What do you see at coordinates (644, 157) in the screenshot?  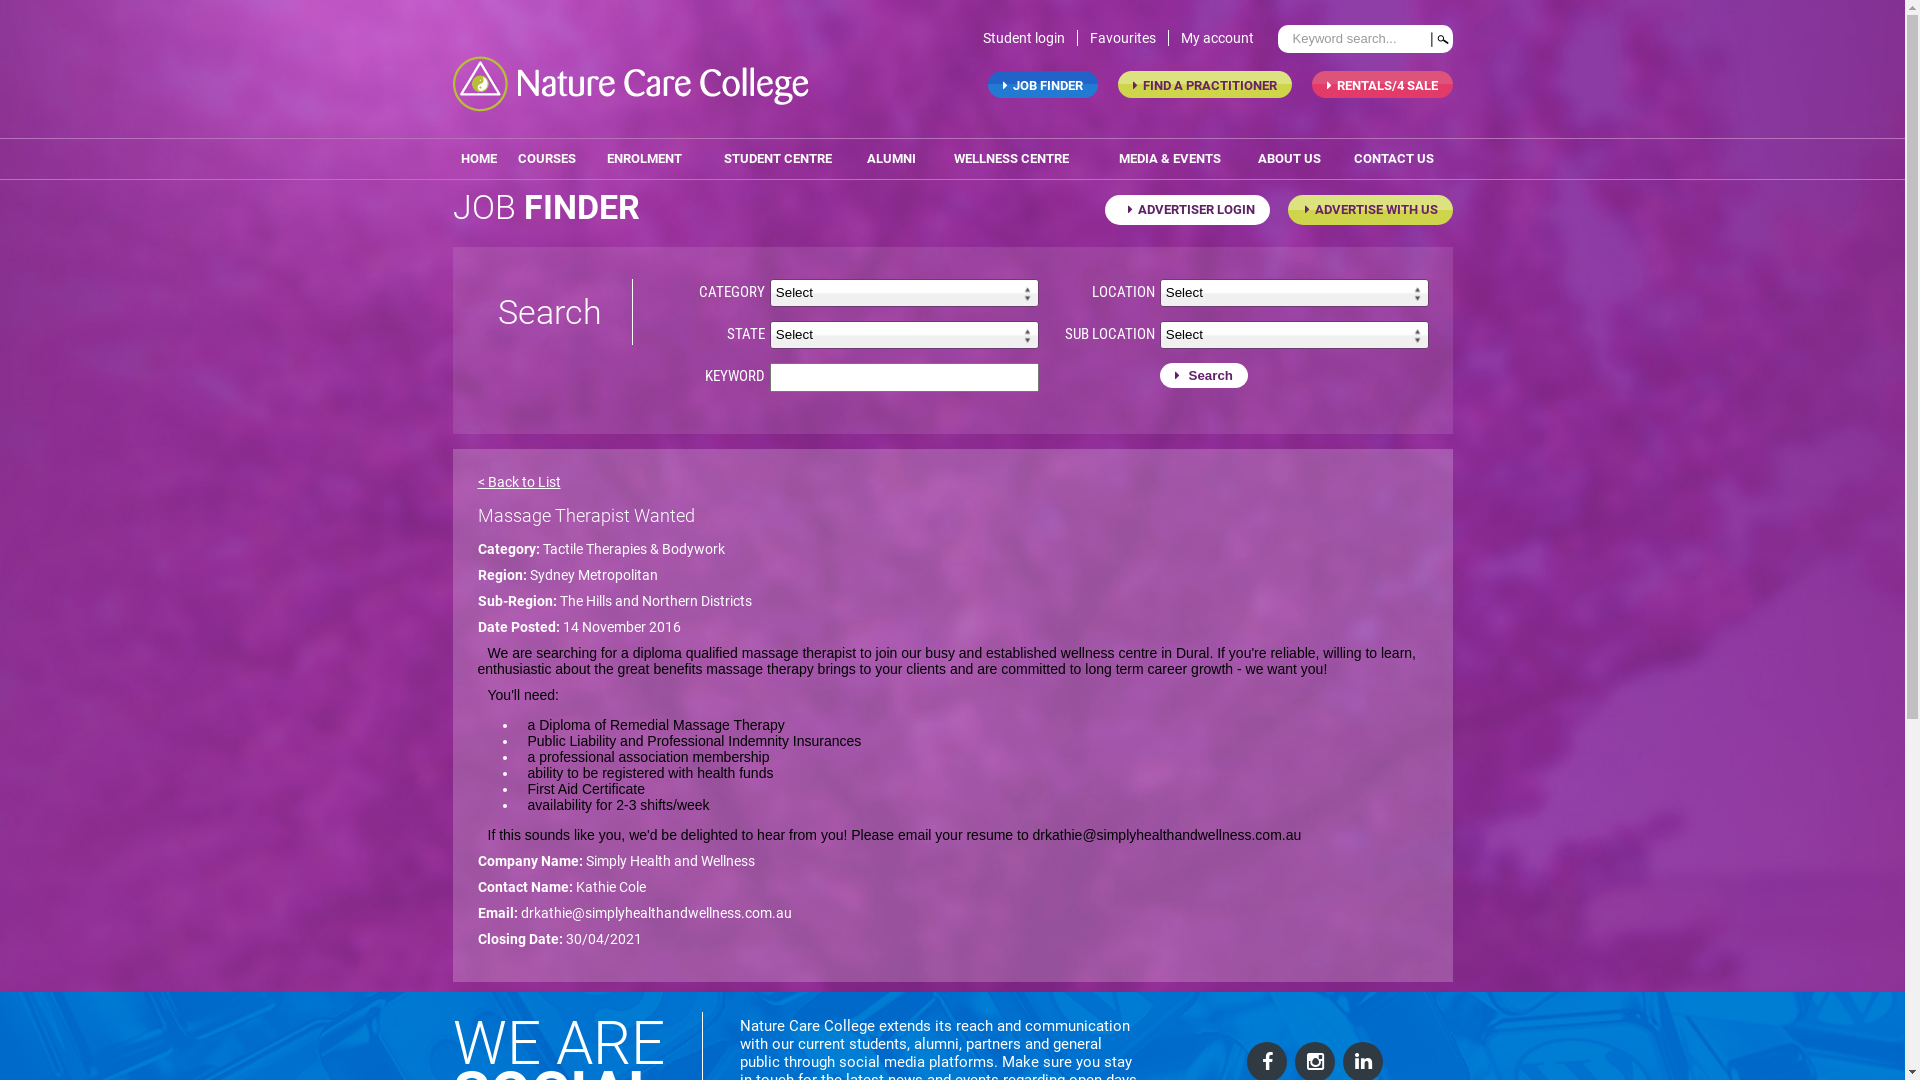 I see `'ENROLMENT'` at bounding box center [644, 157].